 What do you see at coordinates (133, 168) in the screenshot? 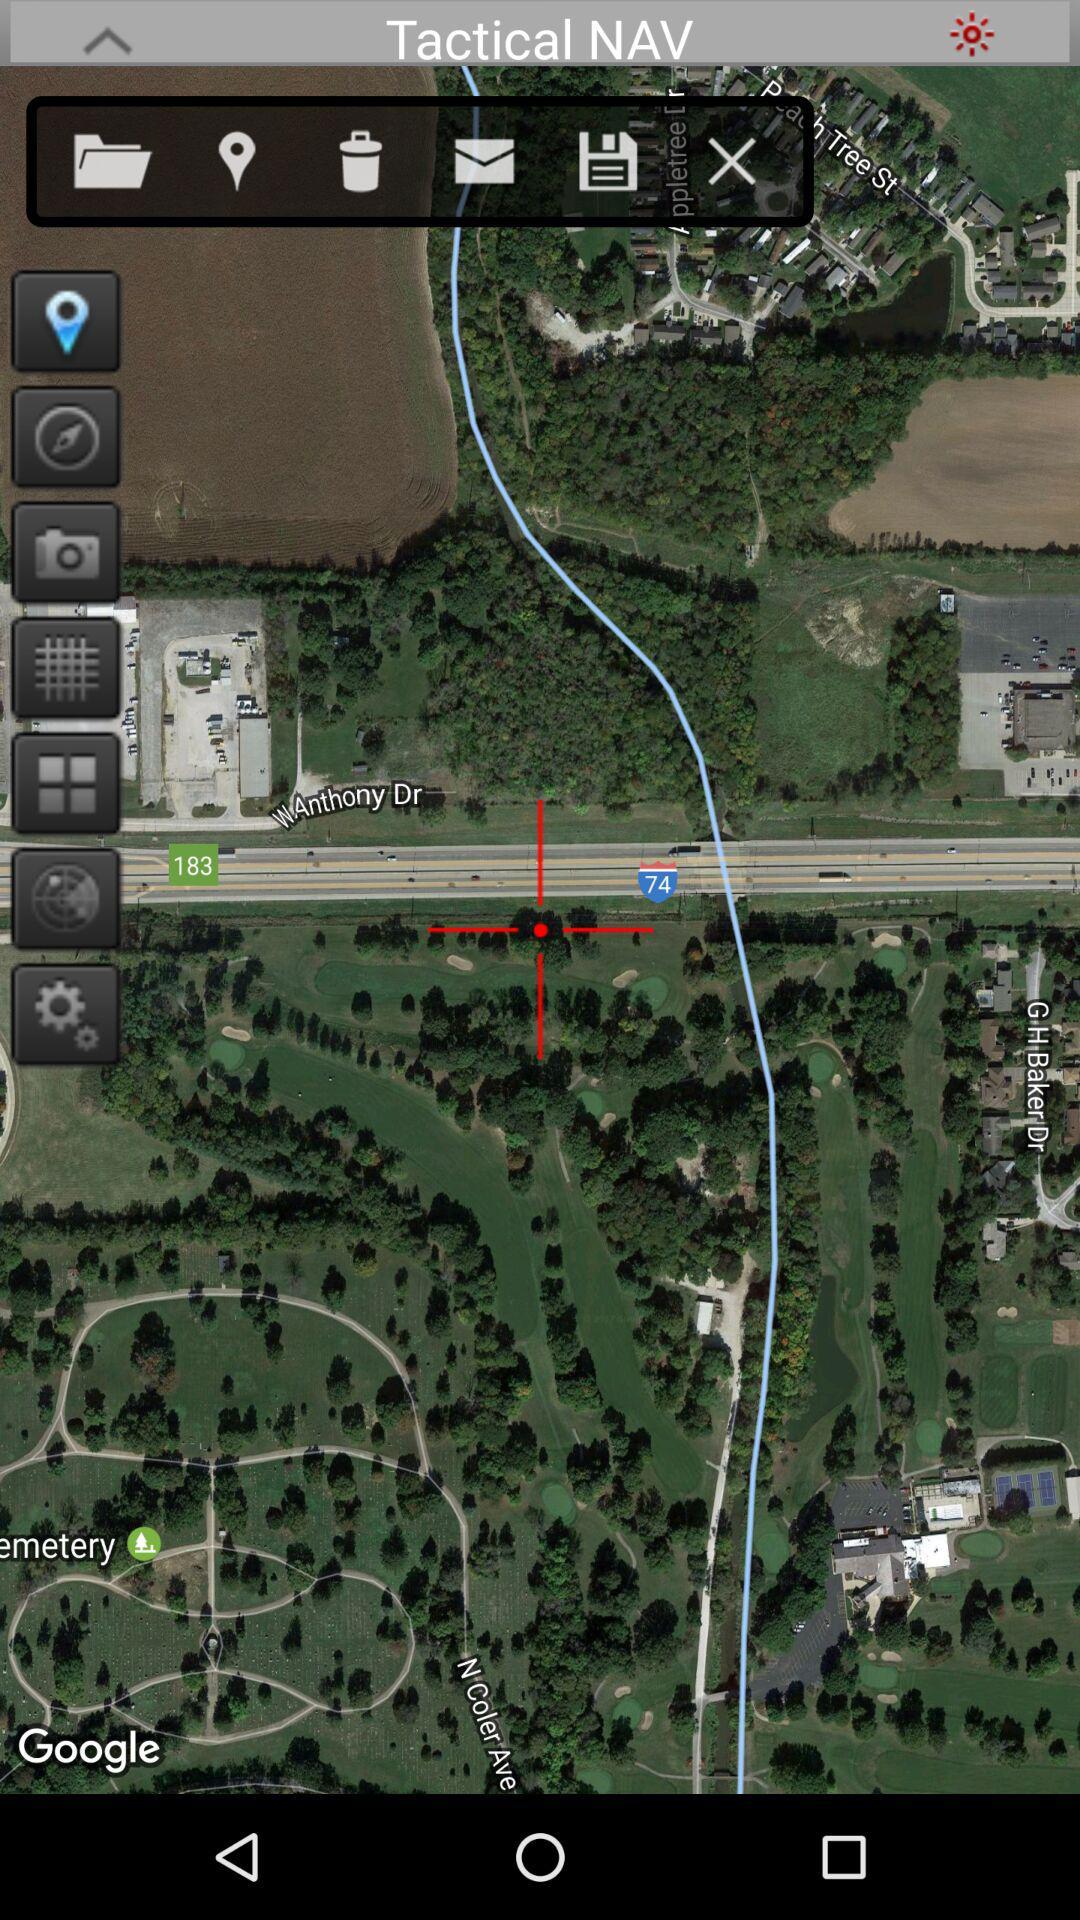
I see `the folder icon` at bounding box center [133, 168].